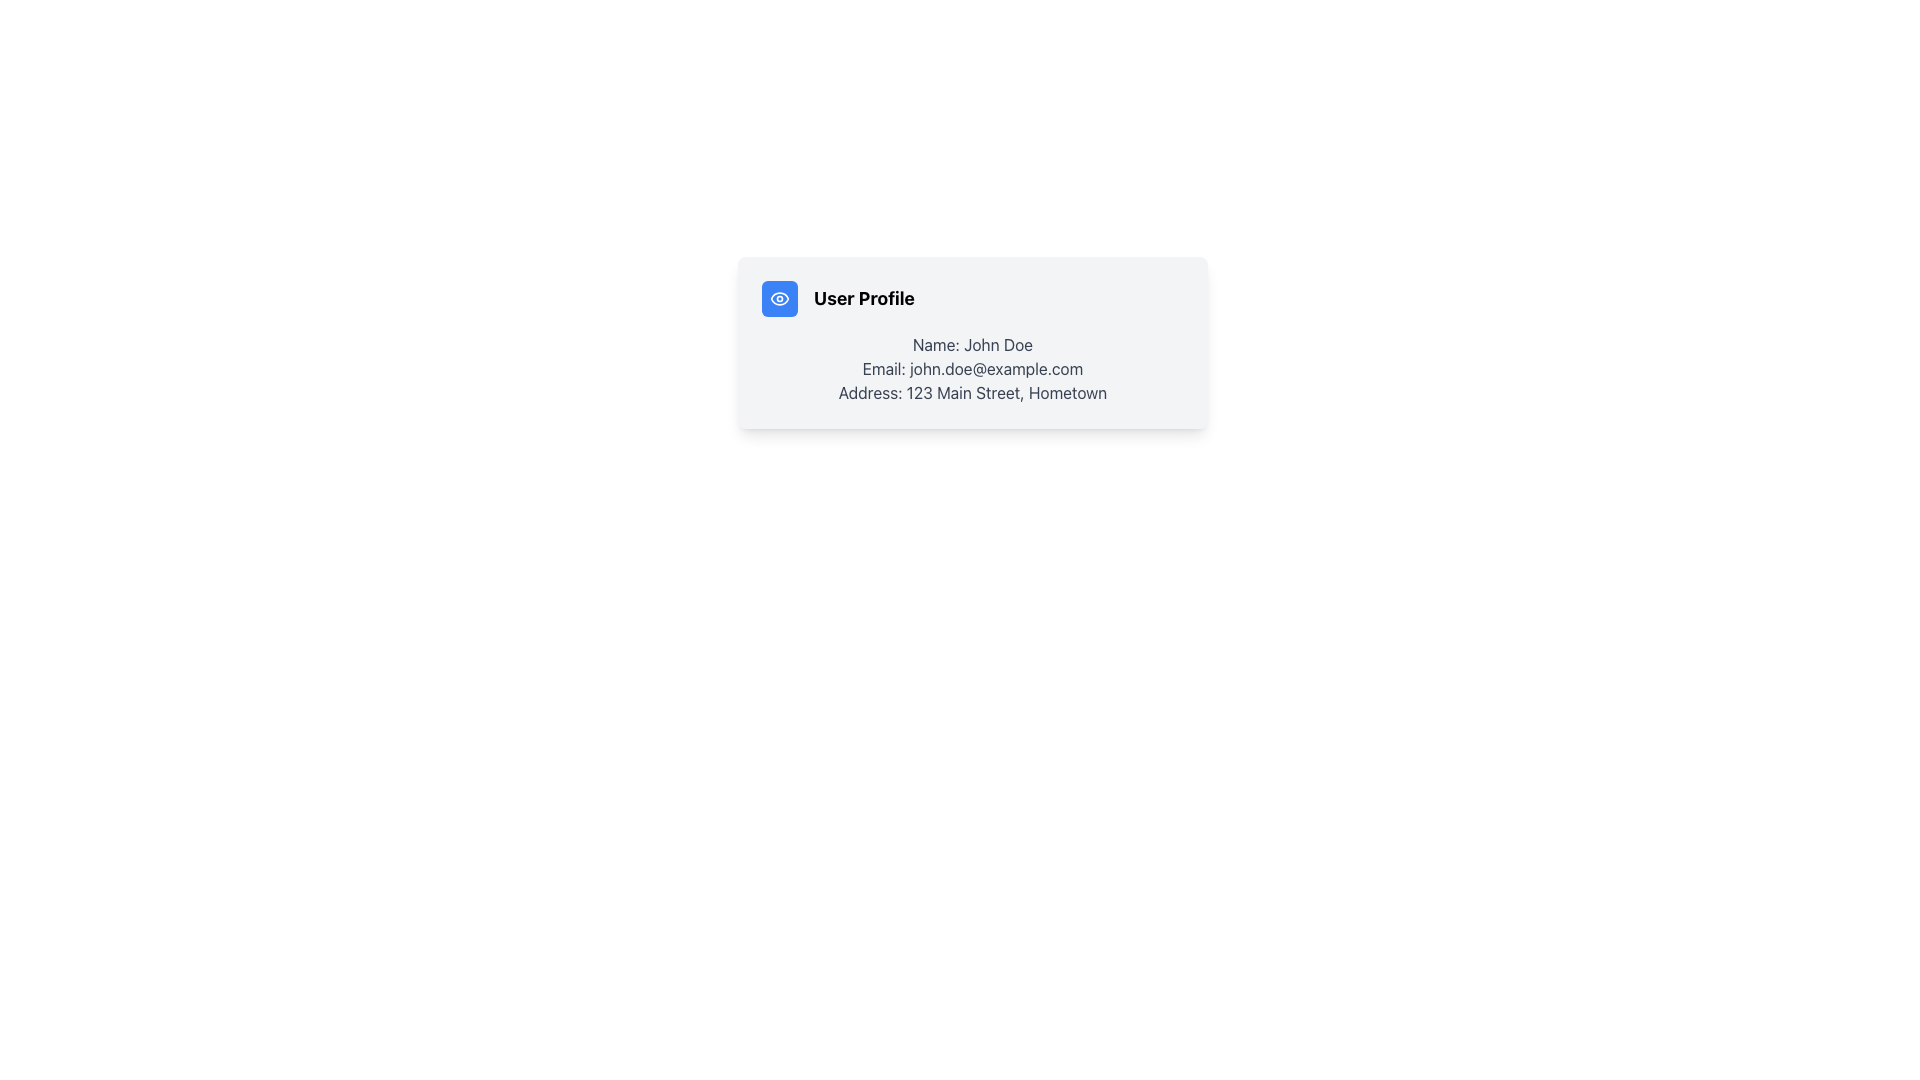 The height and width of the screenshot is (1080, 1920). Describe the element at coordinates (973, 343) in the screenshot. I see `the static text block displaying 'Name: John Doe', which is the first text item in the profile information display area` at that location.